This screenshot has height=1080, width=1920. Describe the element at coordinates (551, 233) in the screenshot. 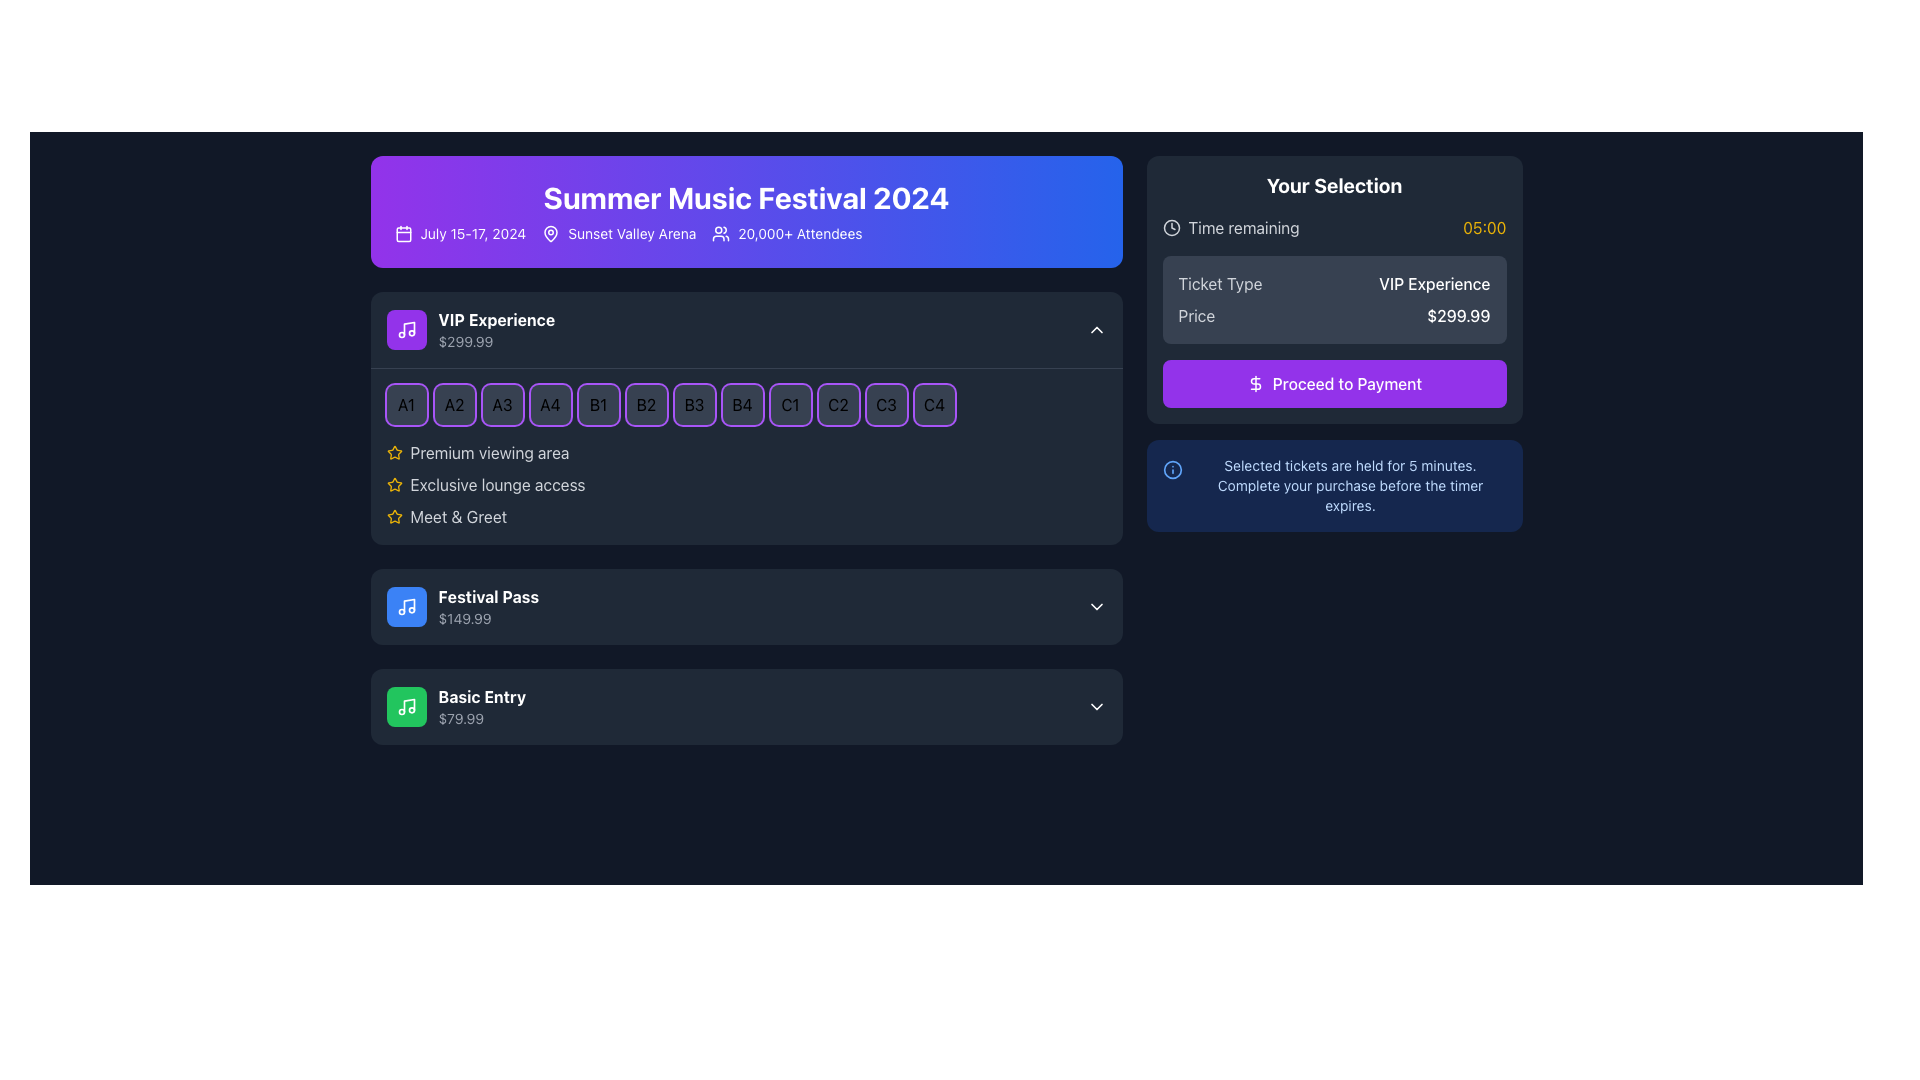

I see `the map pin icon representing the location of 'Sunset Valley Arena' above the 'Summer Music Festival 2024' heading` at that location.